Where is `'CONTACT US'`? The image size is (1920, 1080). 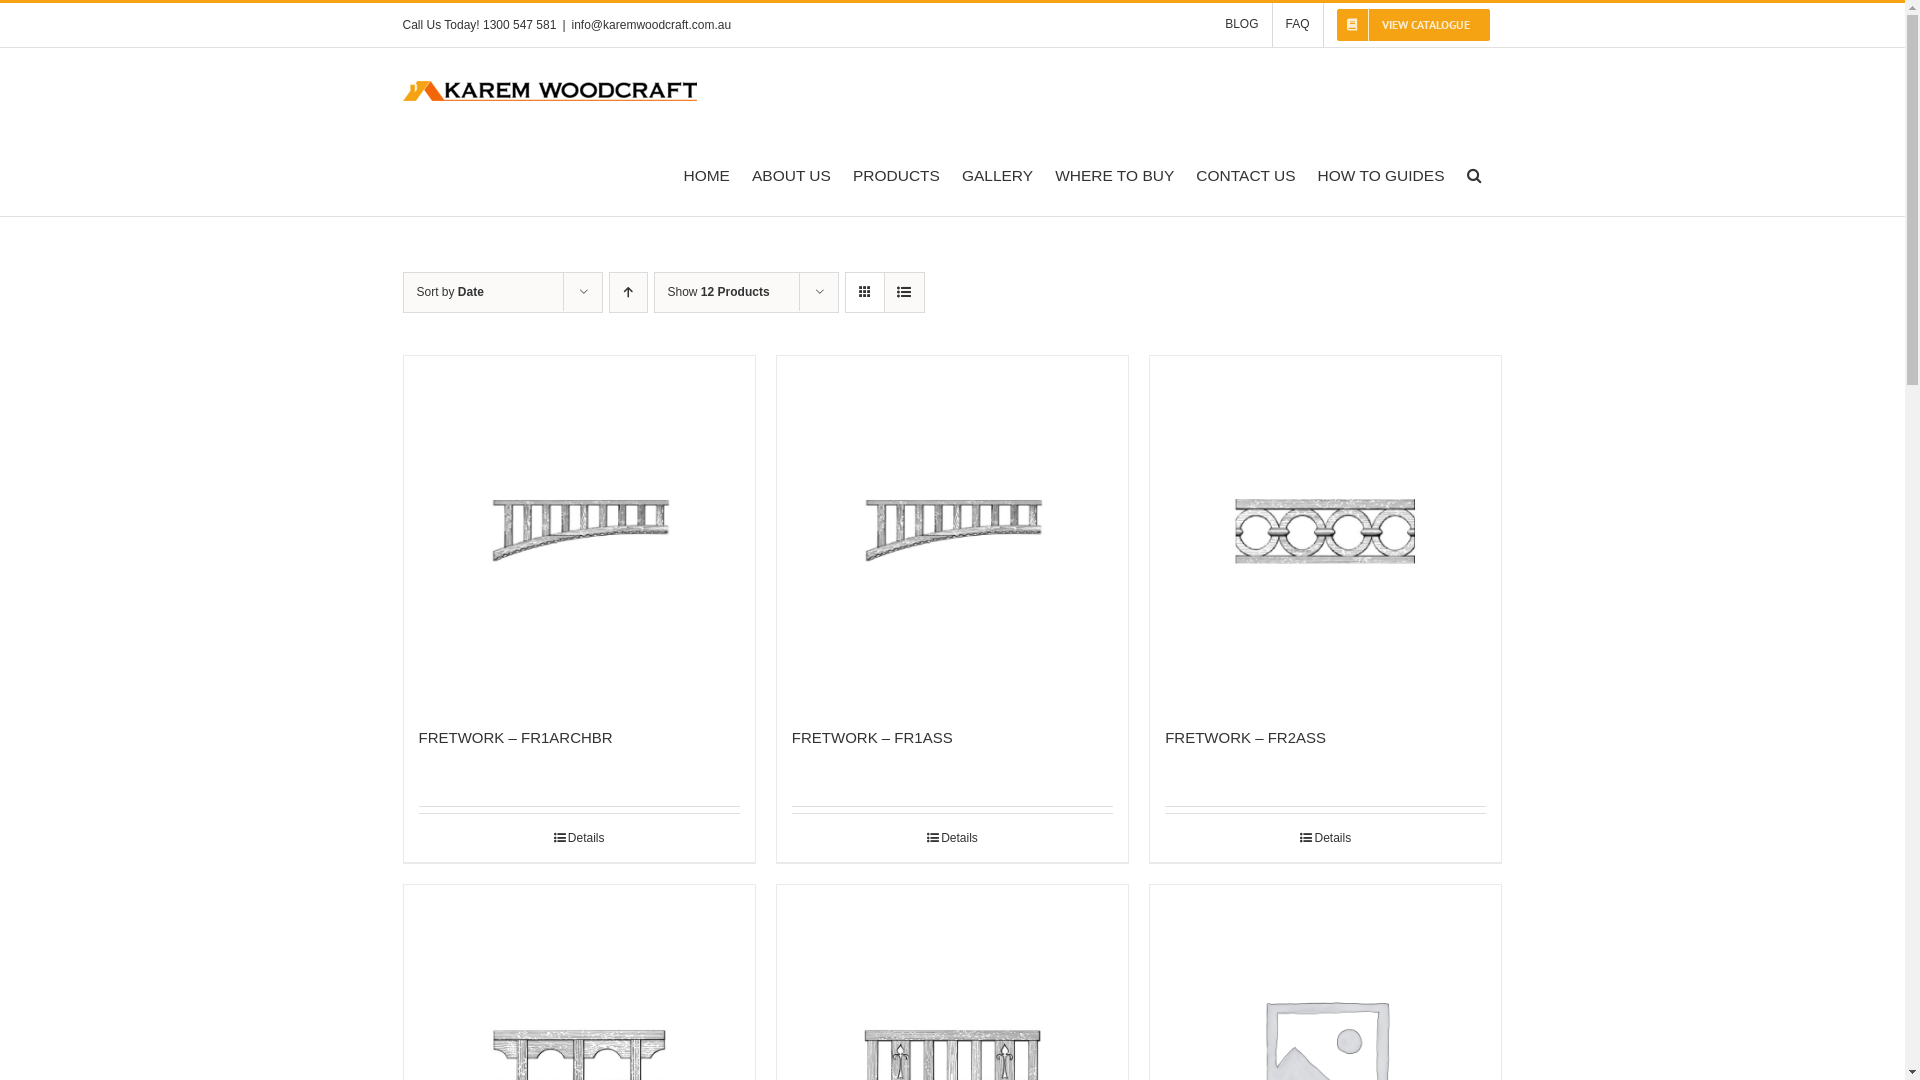 'CONTACT US' is located at coordinates (1244, 172).